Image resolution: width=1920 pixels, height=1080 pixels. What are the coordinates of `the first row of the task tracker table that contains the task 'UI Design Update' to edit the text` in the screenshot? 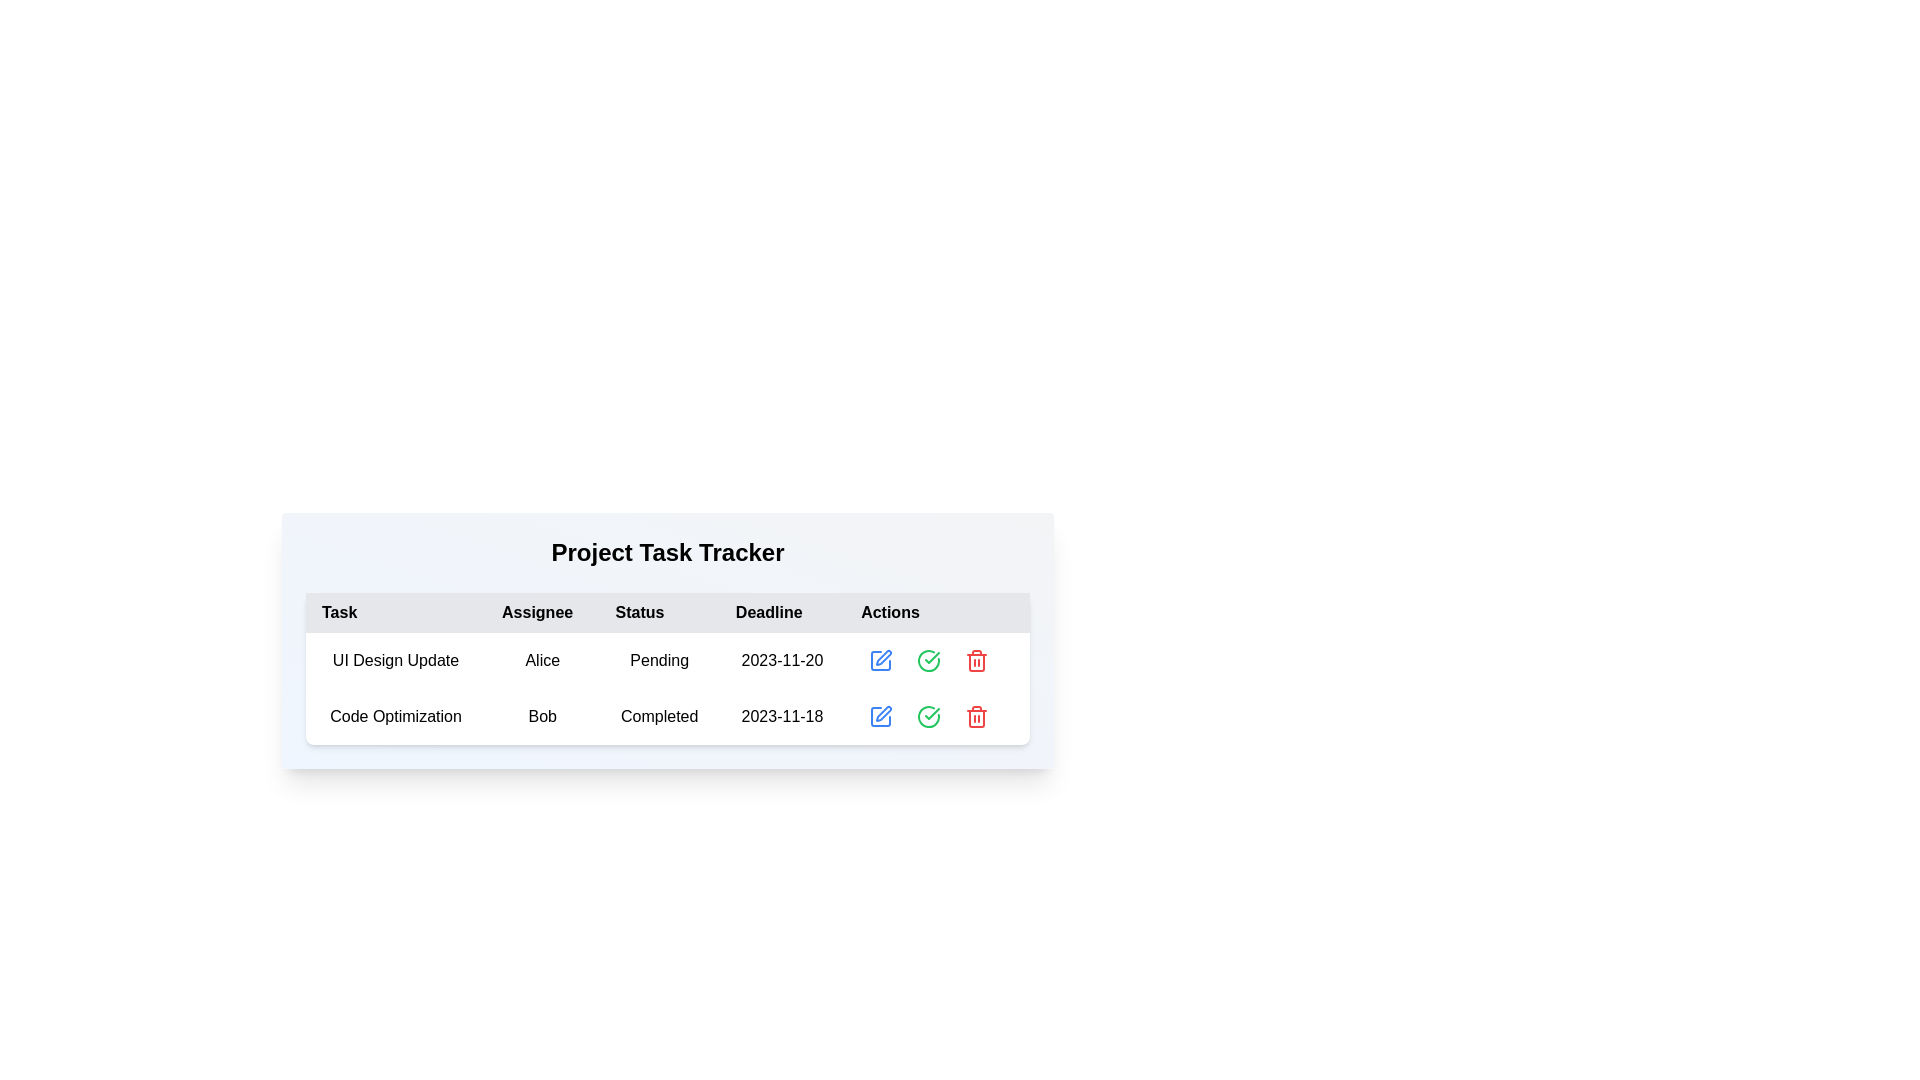 It's located at (667, 660).